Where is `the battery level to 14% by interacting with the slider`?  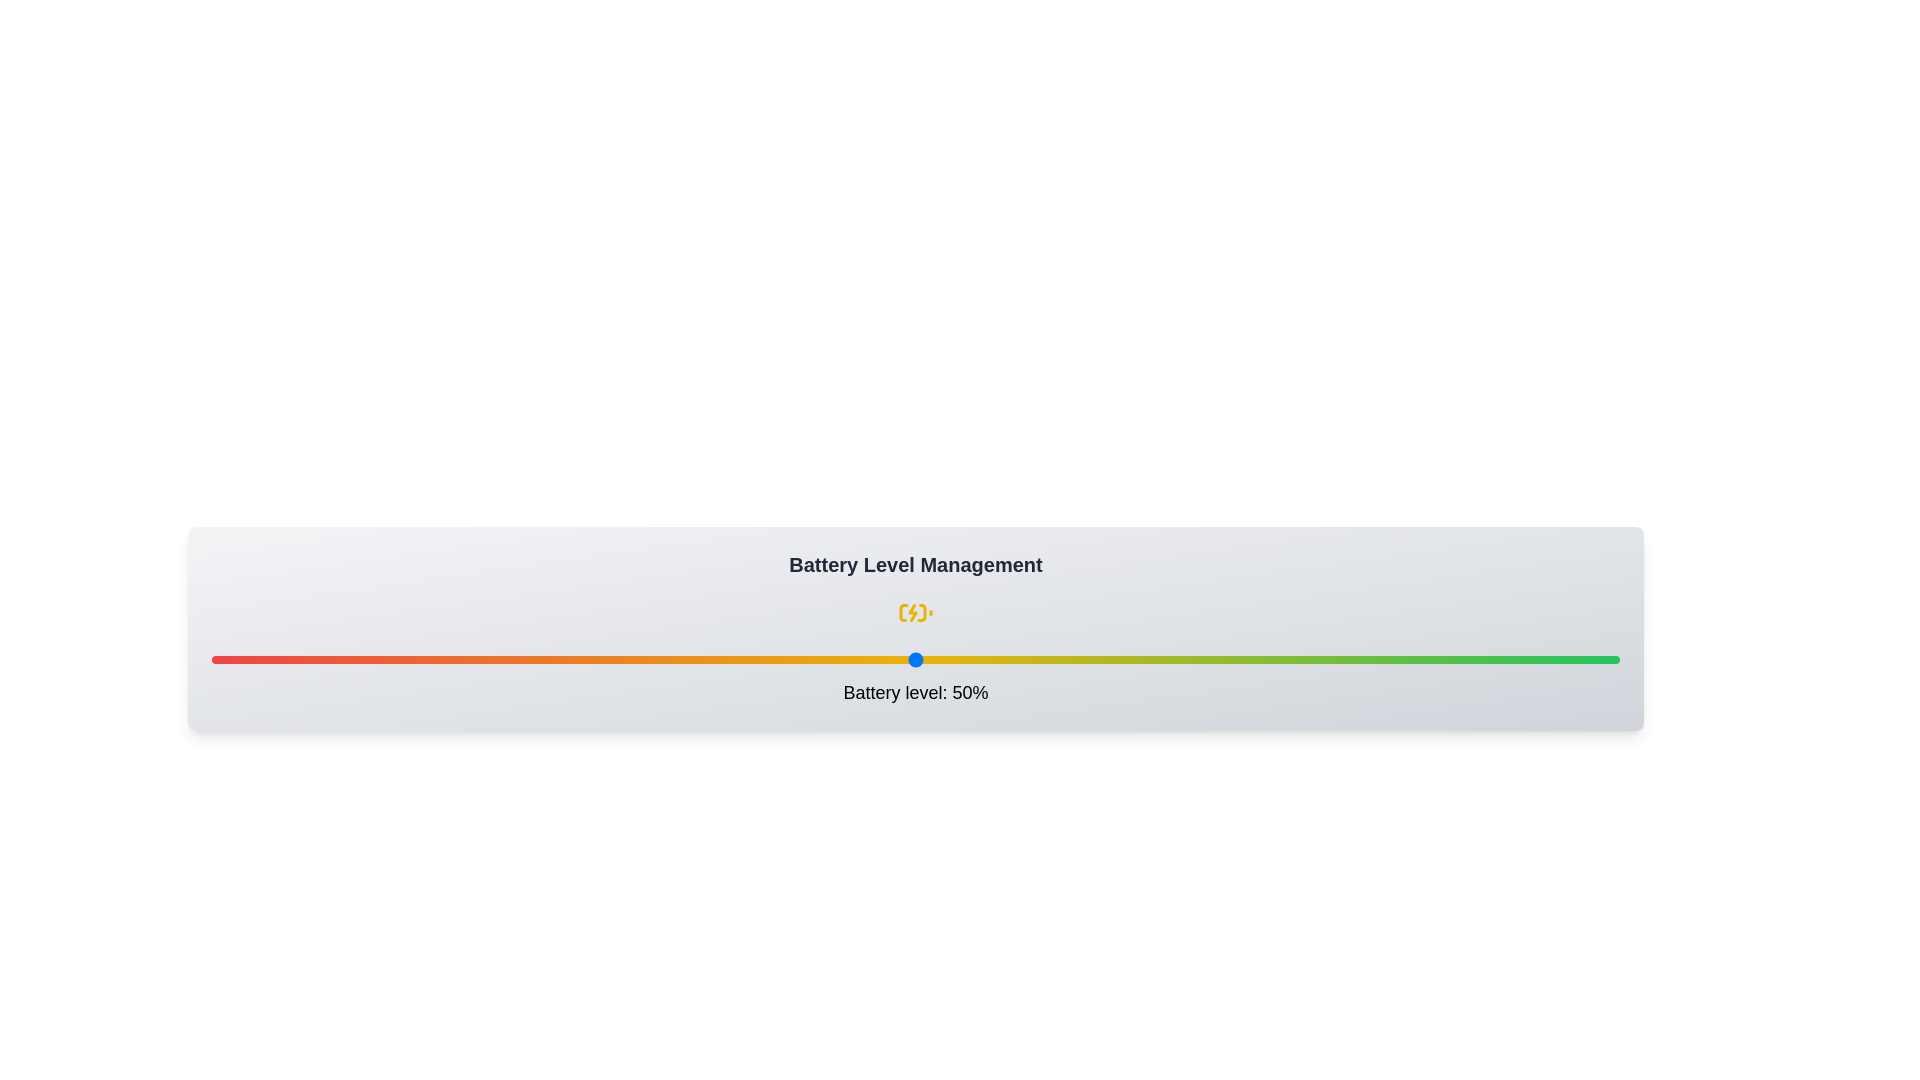
the battery level to 14% by interacting with the slider is located at coordinates (408, 659).